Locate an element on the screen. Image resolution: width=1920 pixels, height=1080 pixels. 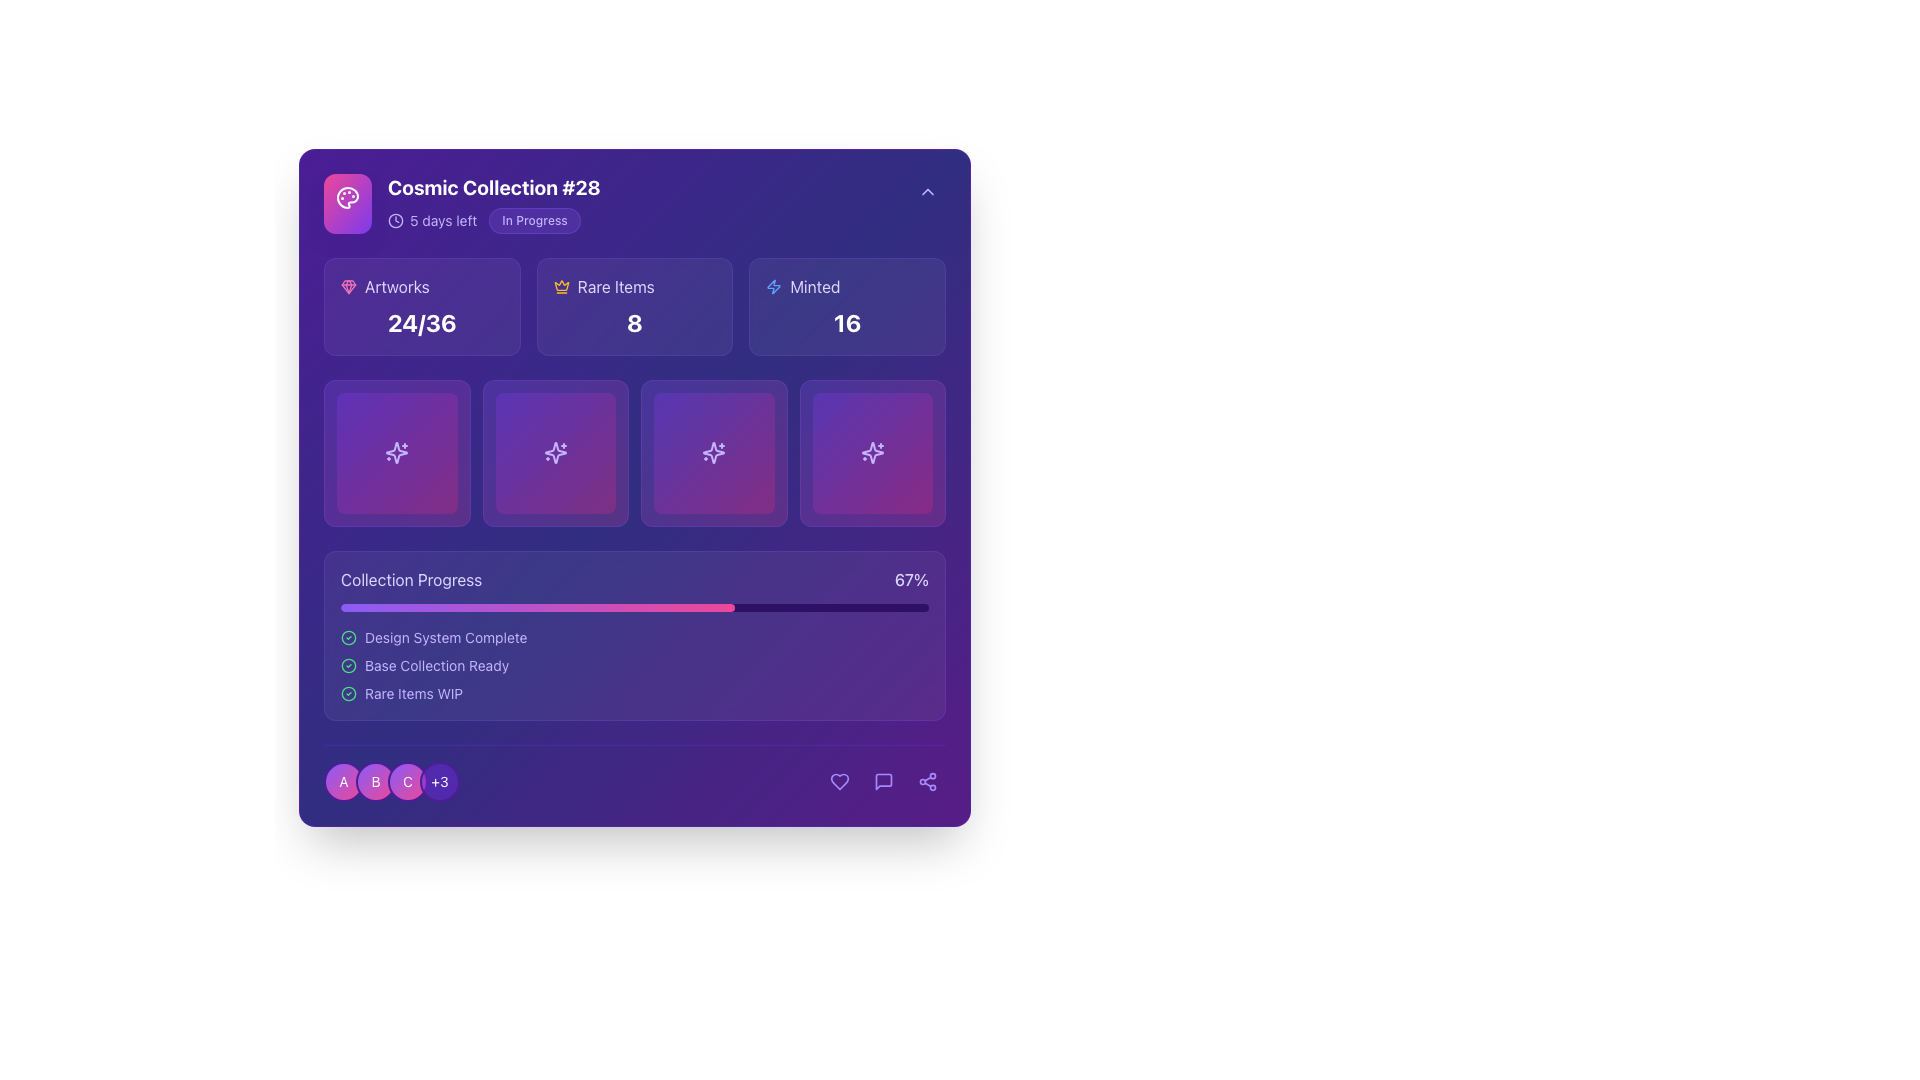
the leftmost sparkles icon, which is a violet-colored icon resembling a collection of small stars is located at coordinates (397, 453).